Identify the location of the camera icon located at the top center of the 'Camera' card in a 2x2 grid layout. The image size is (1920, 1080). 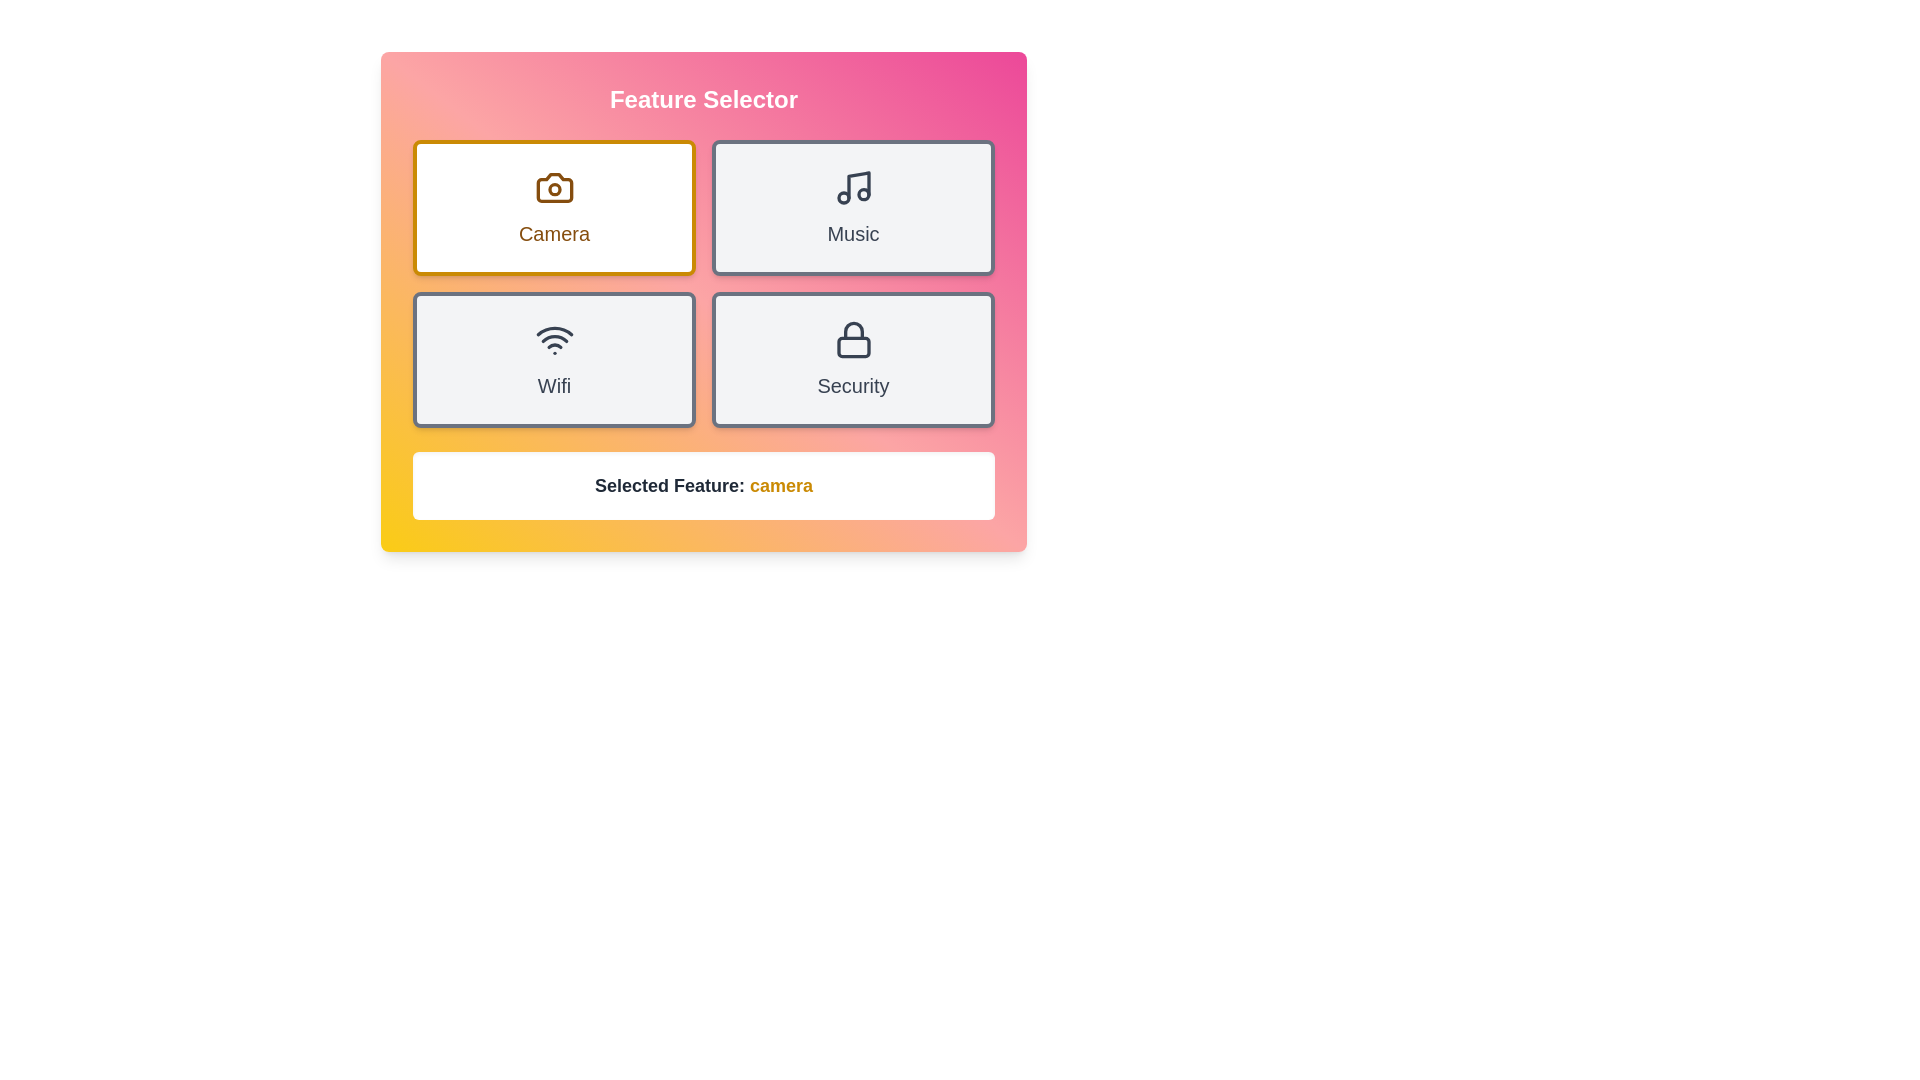
(554, 188).